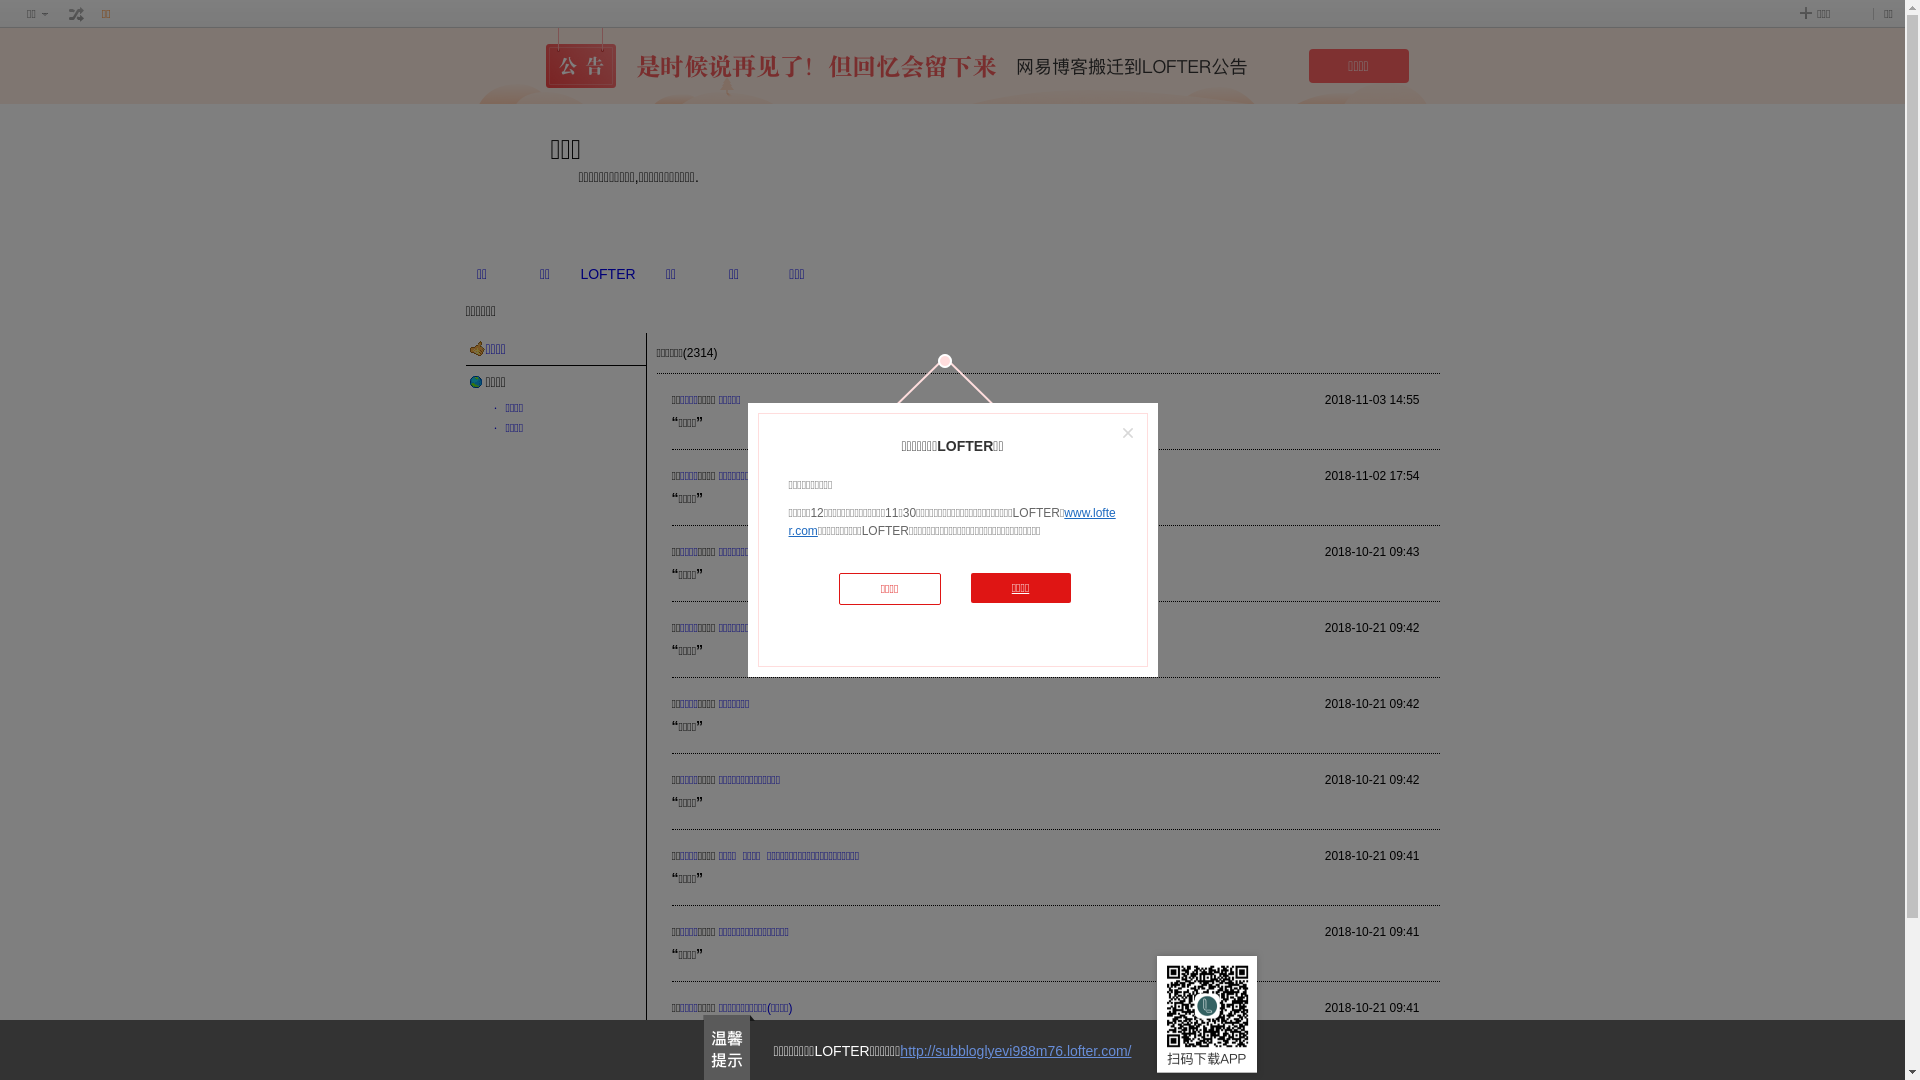  Describe the element at coordinates (575, 273) in the screenshot. I see `'LOFTER'` at that location.